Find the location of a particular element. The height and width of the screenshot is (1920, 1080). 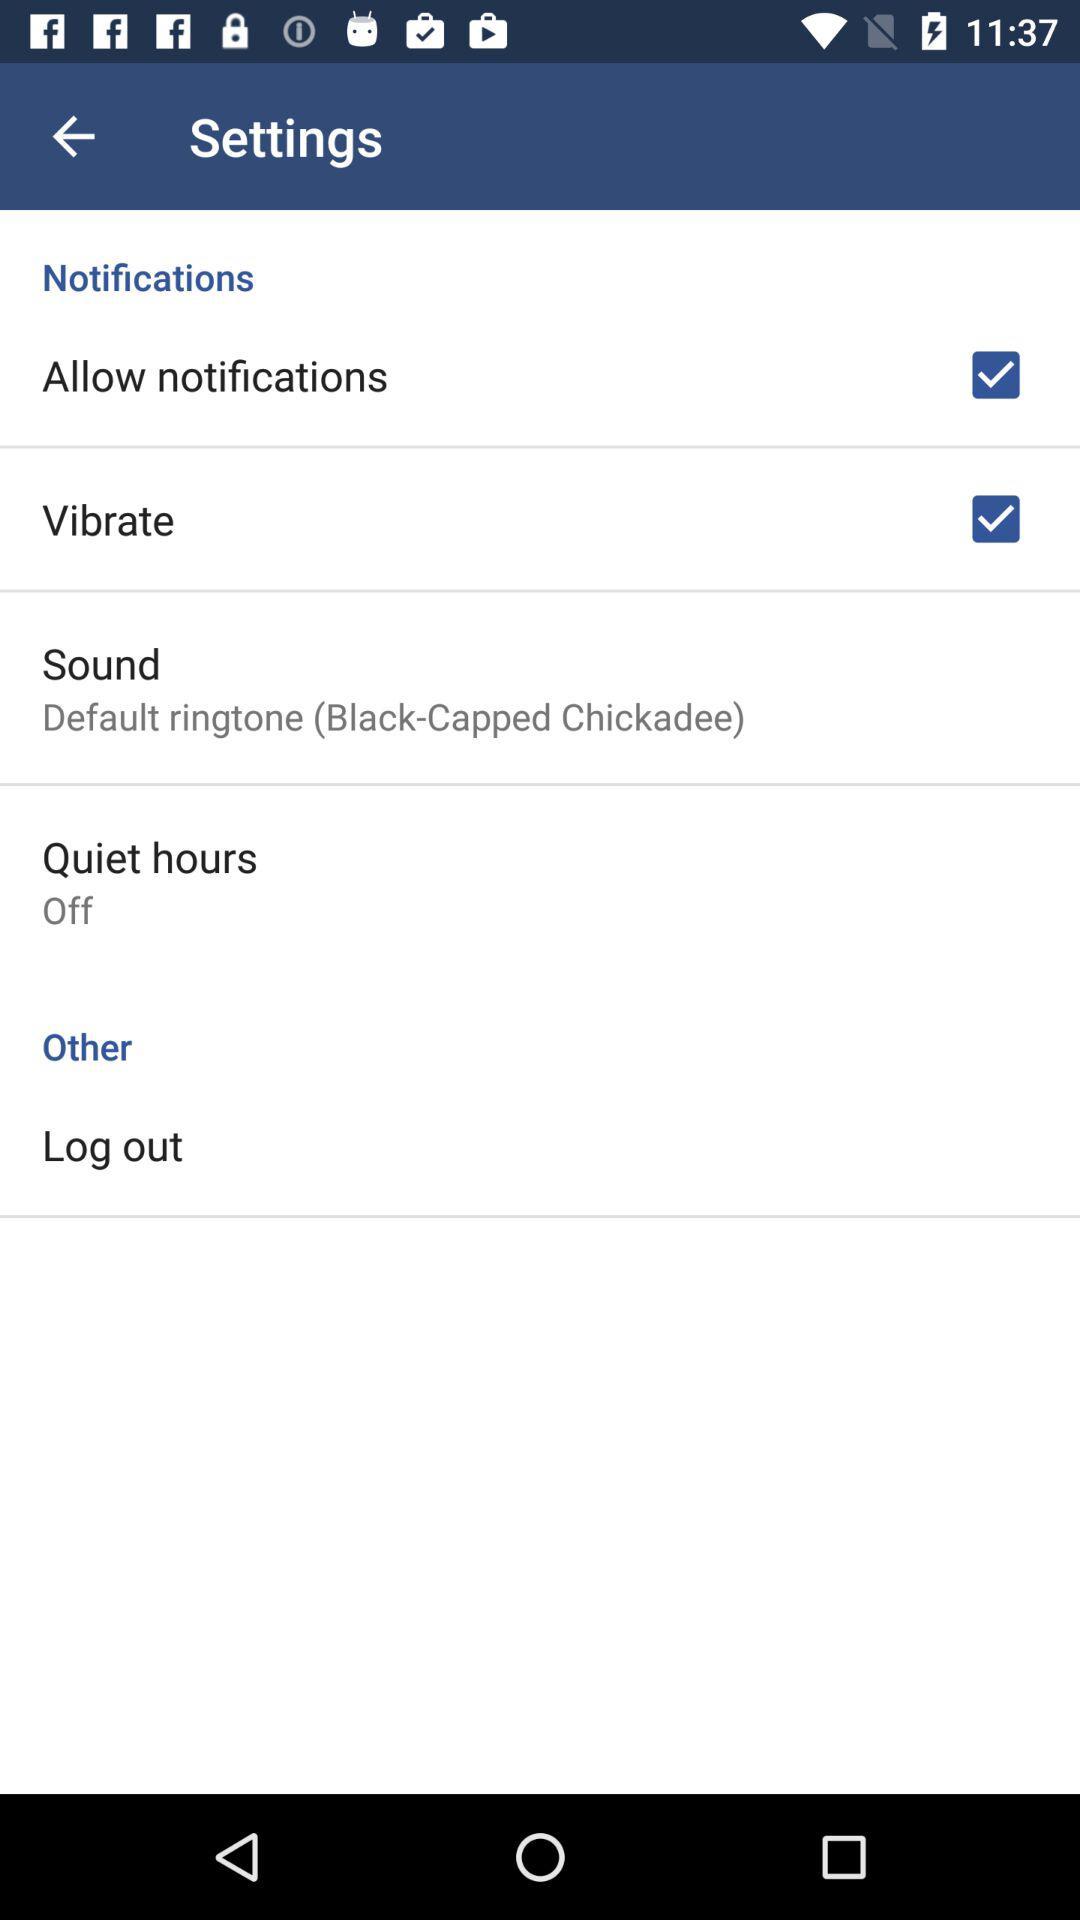

the icon below the vibrate item is located at coordinates (101, 662).